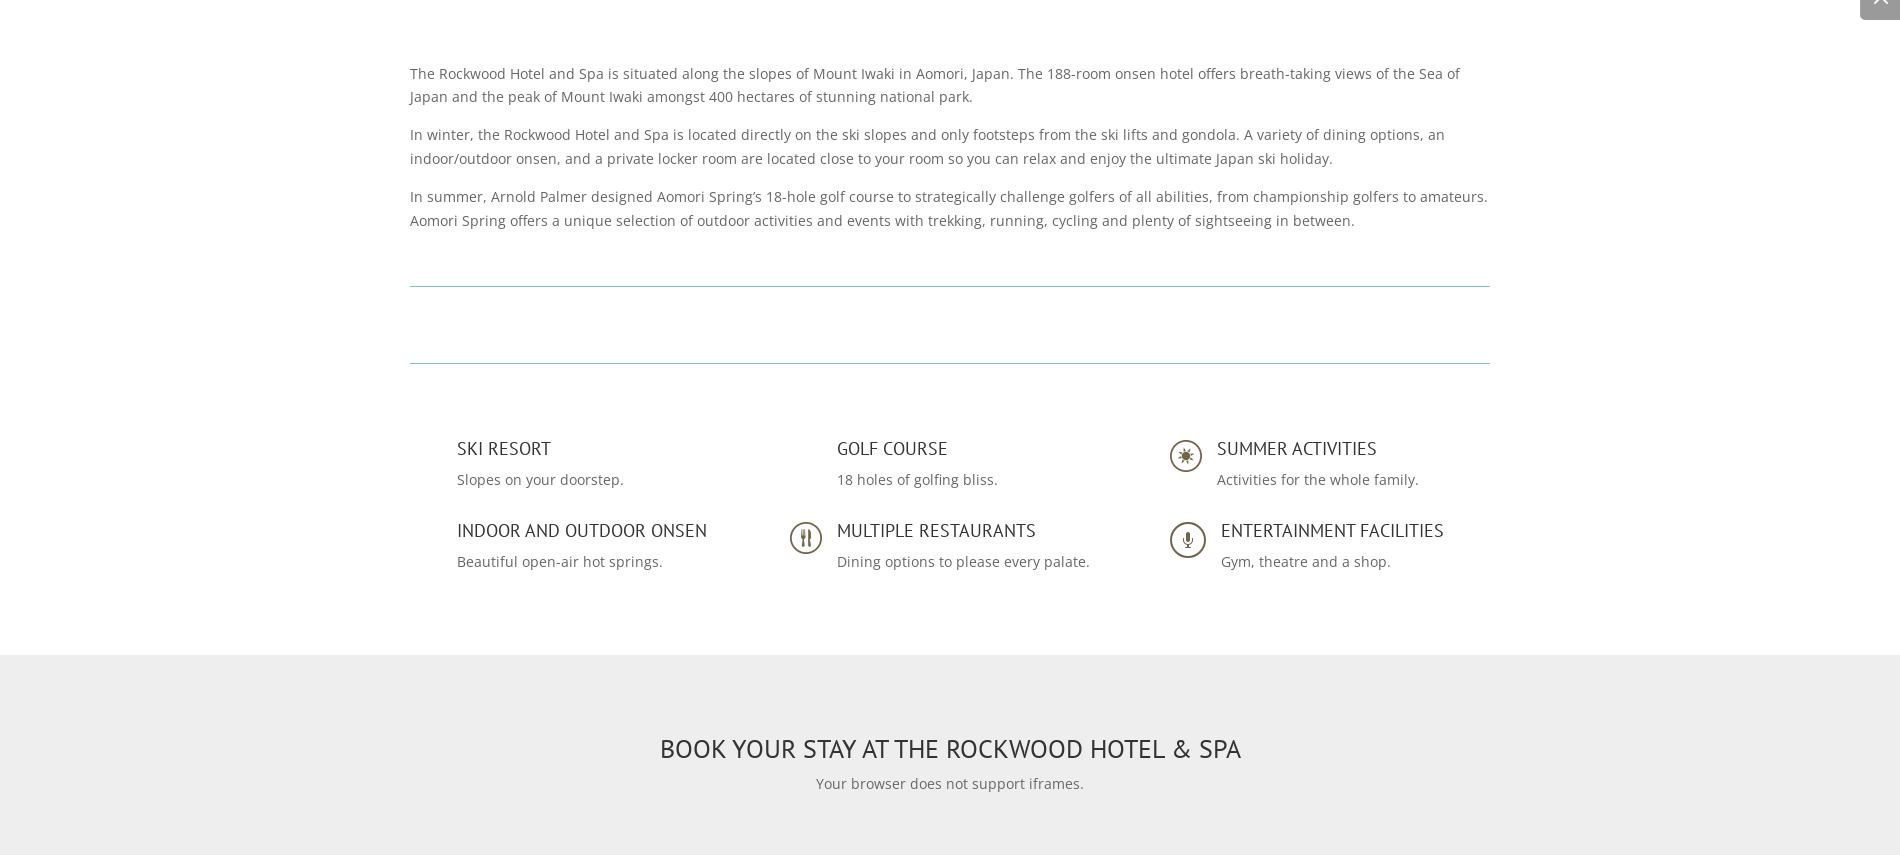 The height and width of the screenshot is (855, 1900). I want to click on 'Activities for the whole family.', so click(1316, 479).